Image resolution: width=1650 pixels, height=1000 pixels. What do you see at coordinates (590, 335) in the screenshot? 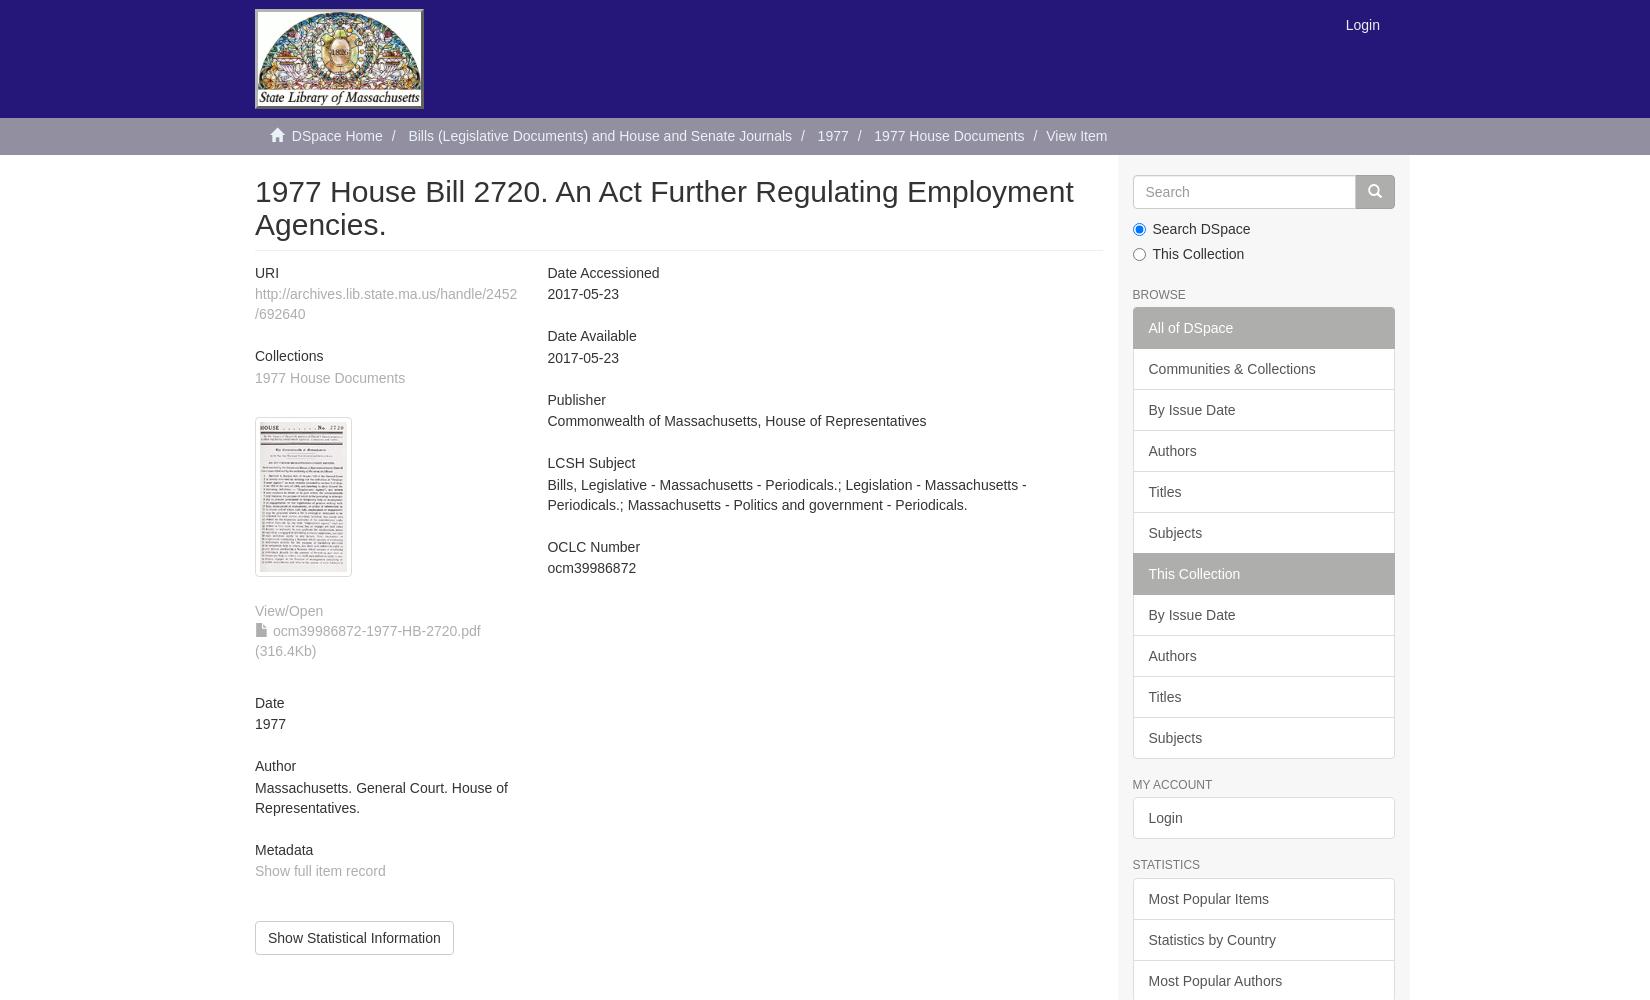
I see `'Date Available'` at bounding box center [590, 335].